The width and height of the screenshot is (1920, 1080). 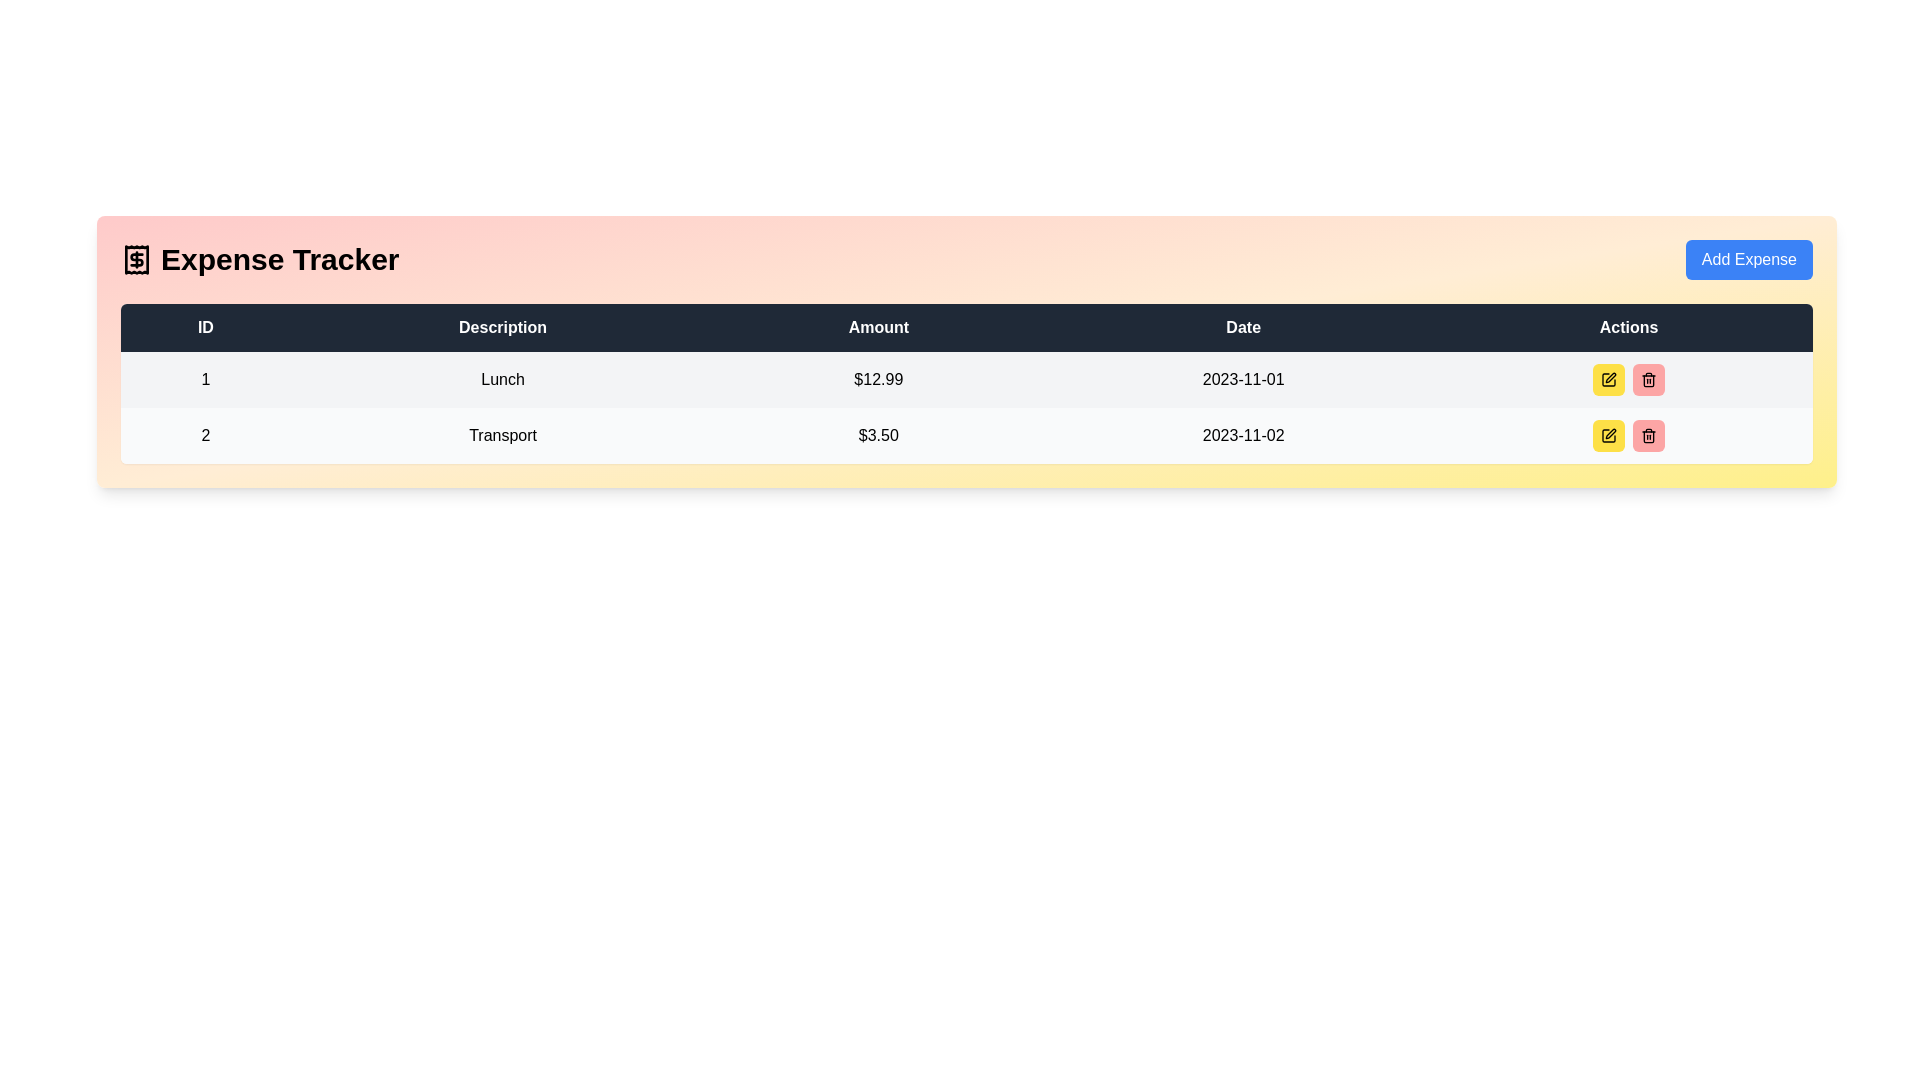 What do you see at coordinates (1649, 436) in the screenshot?
I see `the trash icon in the 'Actions' column of the second row, which is depicted in a minimalistic style with straight lines and rounded corners` at bounding box center [1649, 436].